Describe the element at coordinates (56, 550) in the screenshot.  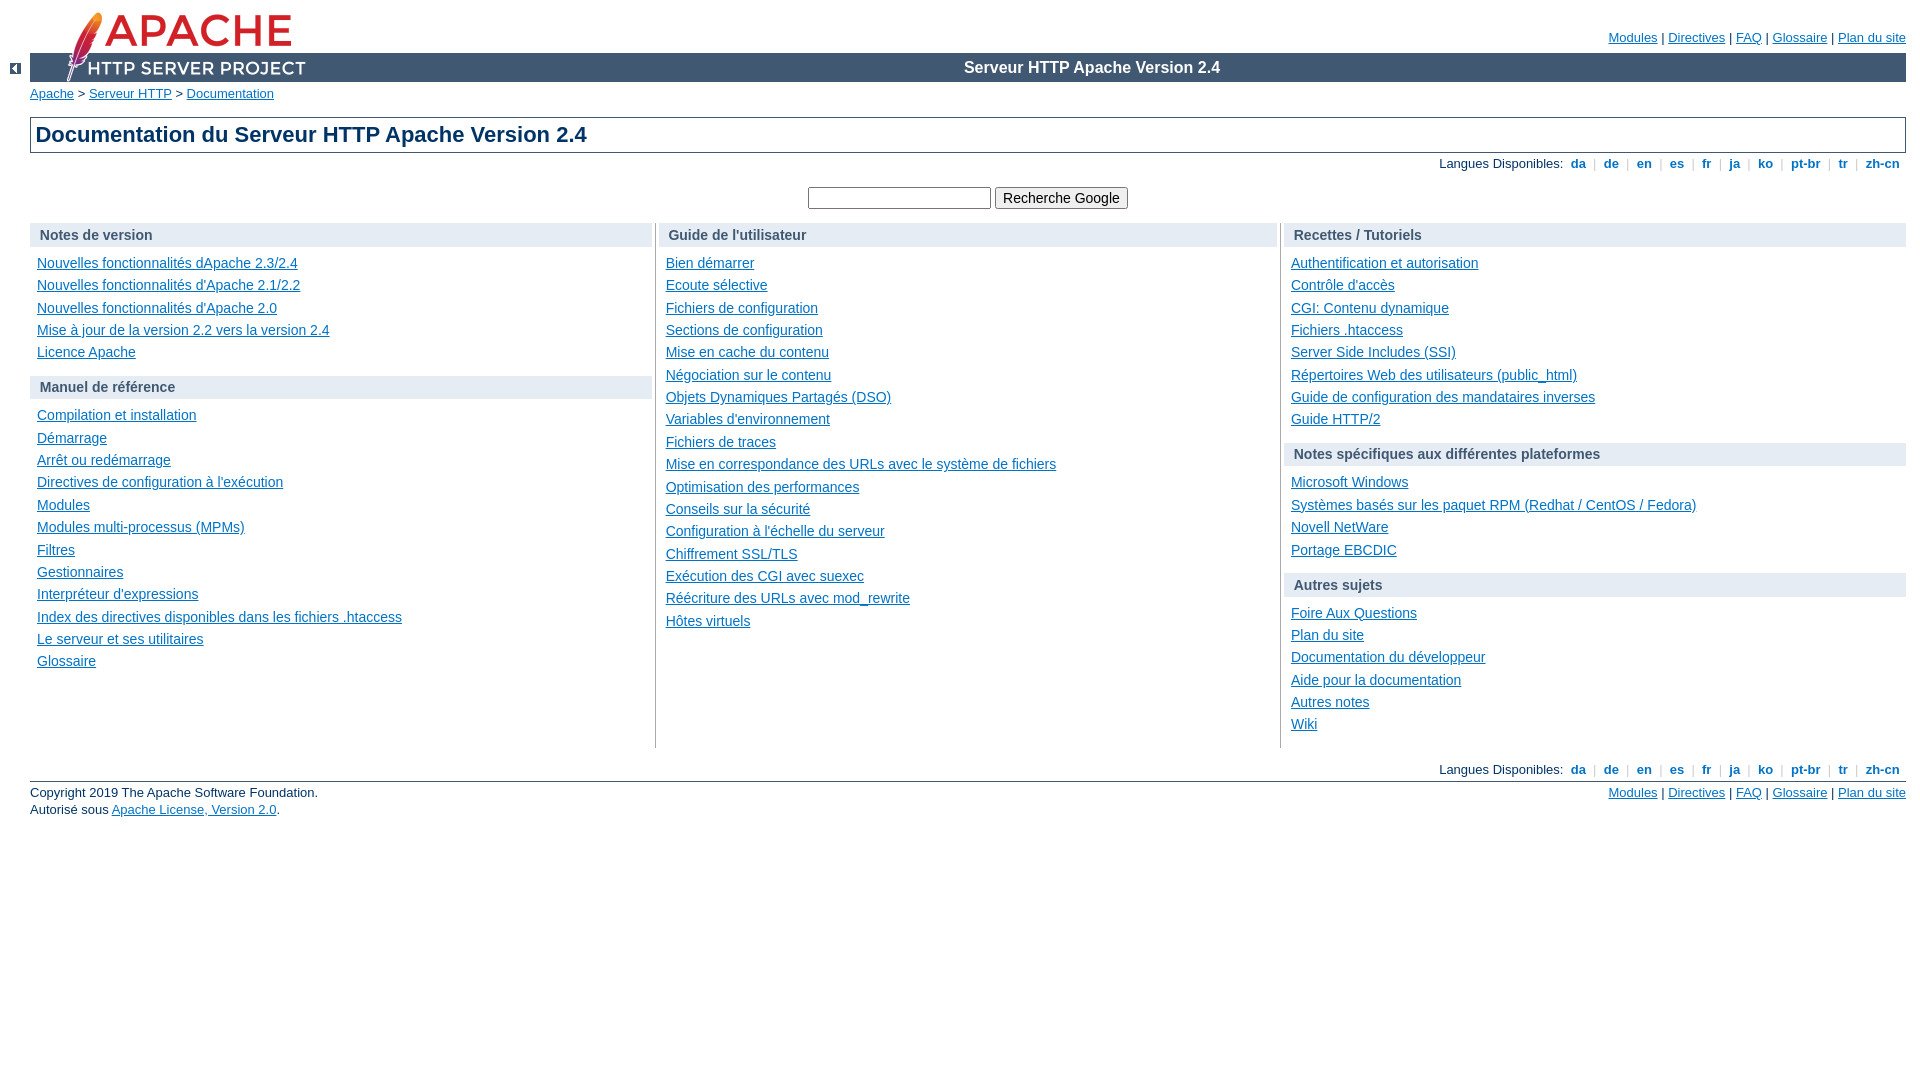
I see `'Filtres'` at that location.